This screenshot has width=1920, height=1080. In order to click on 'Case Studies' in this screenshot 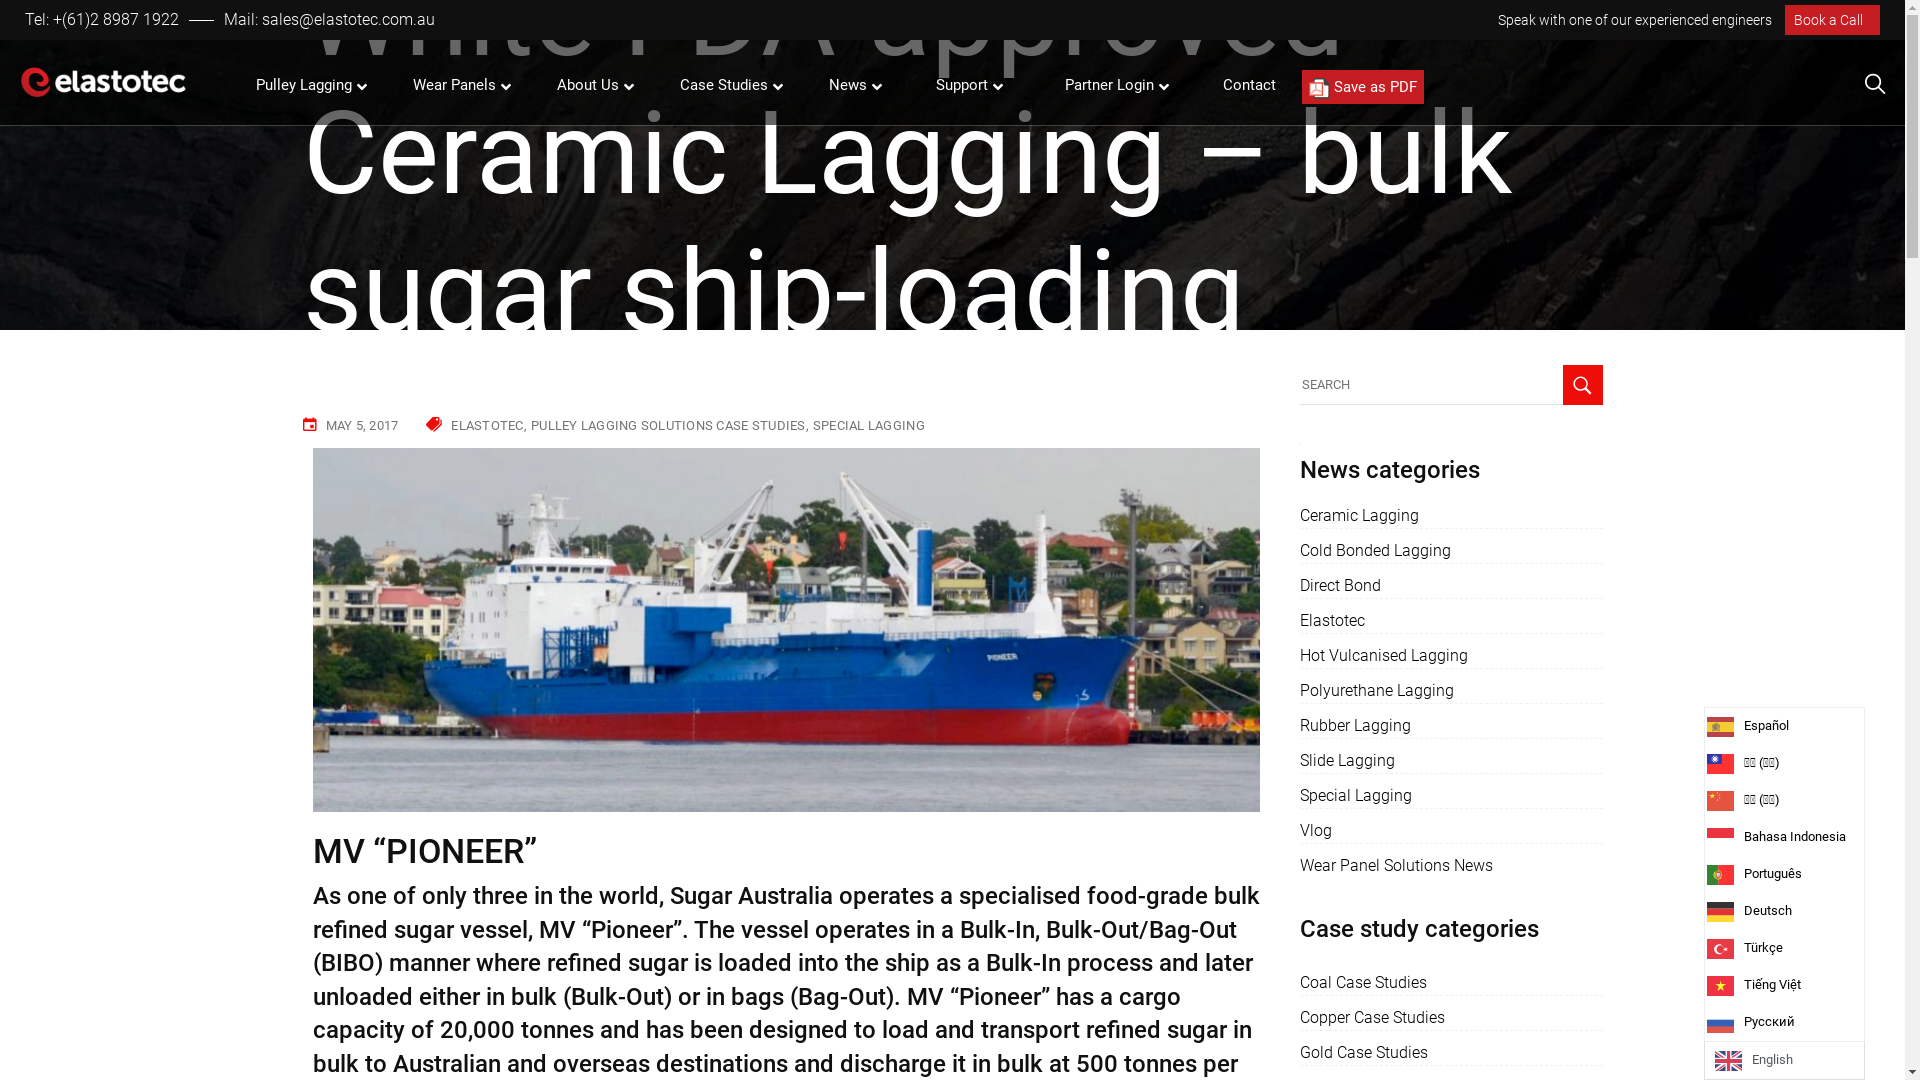, I will do `click(725, 84)`.